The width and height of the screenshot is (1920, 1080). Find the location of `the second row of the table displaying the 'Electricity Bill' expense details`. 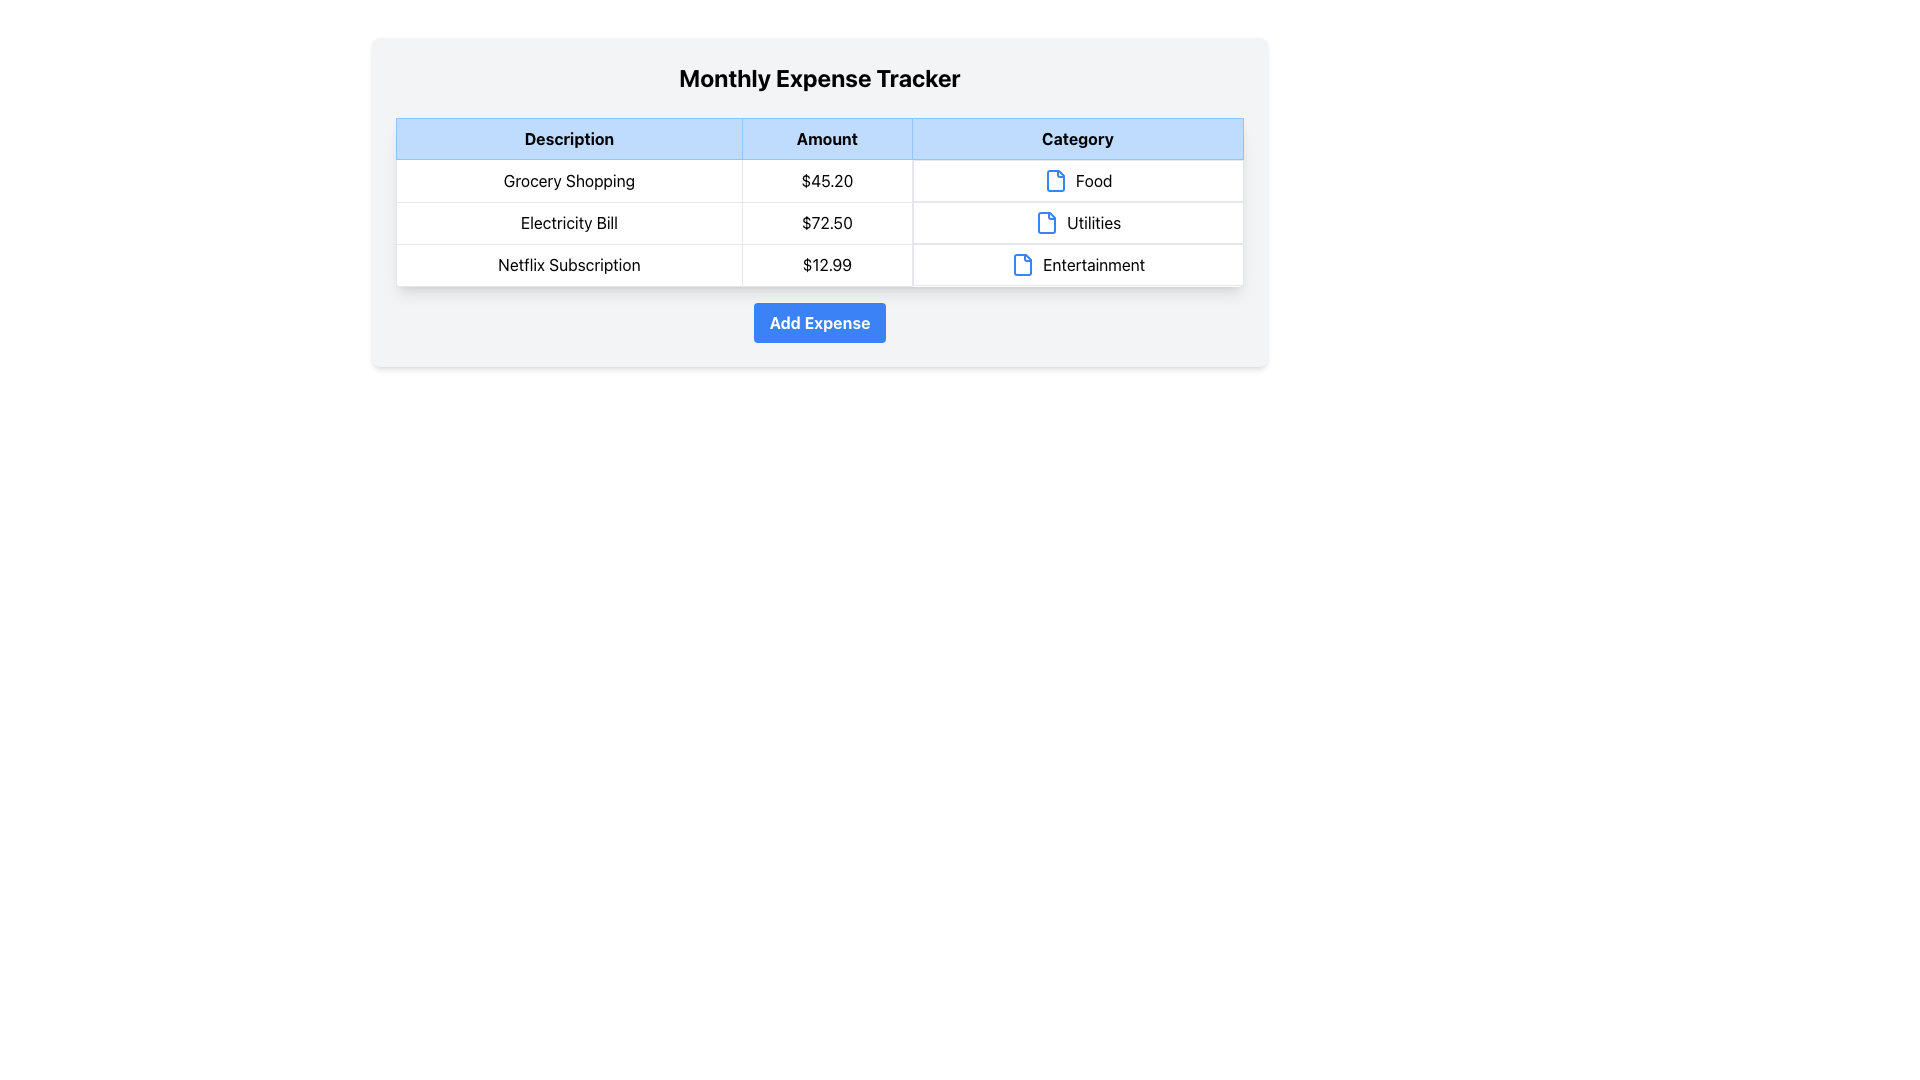

the second row of the table displaying the 'Electricity Bill' expense details is located at coordinates (820, 222).